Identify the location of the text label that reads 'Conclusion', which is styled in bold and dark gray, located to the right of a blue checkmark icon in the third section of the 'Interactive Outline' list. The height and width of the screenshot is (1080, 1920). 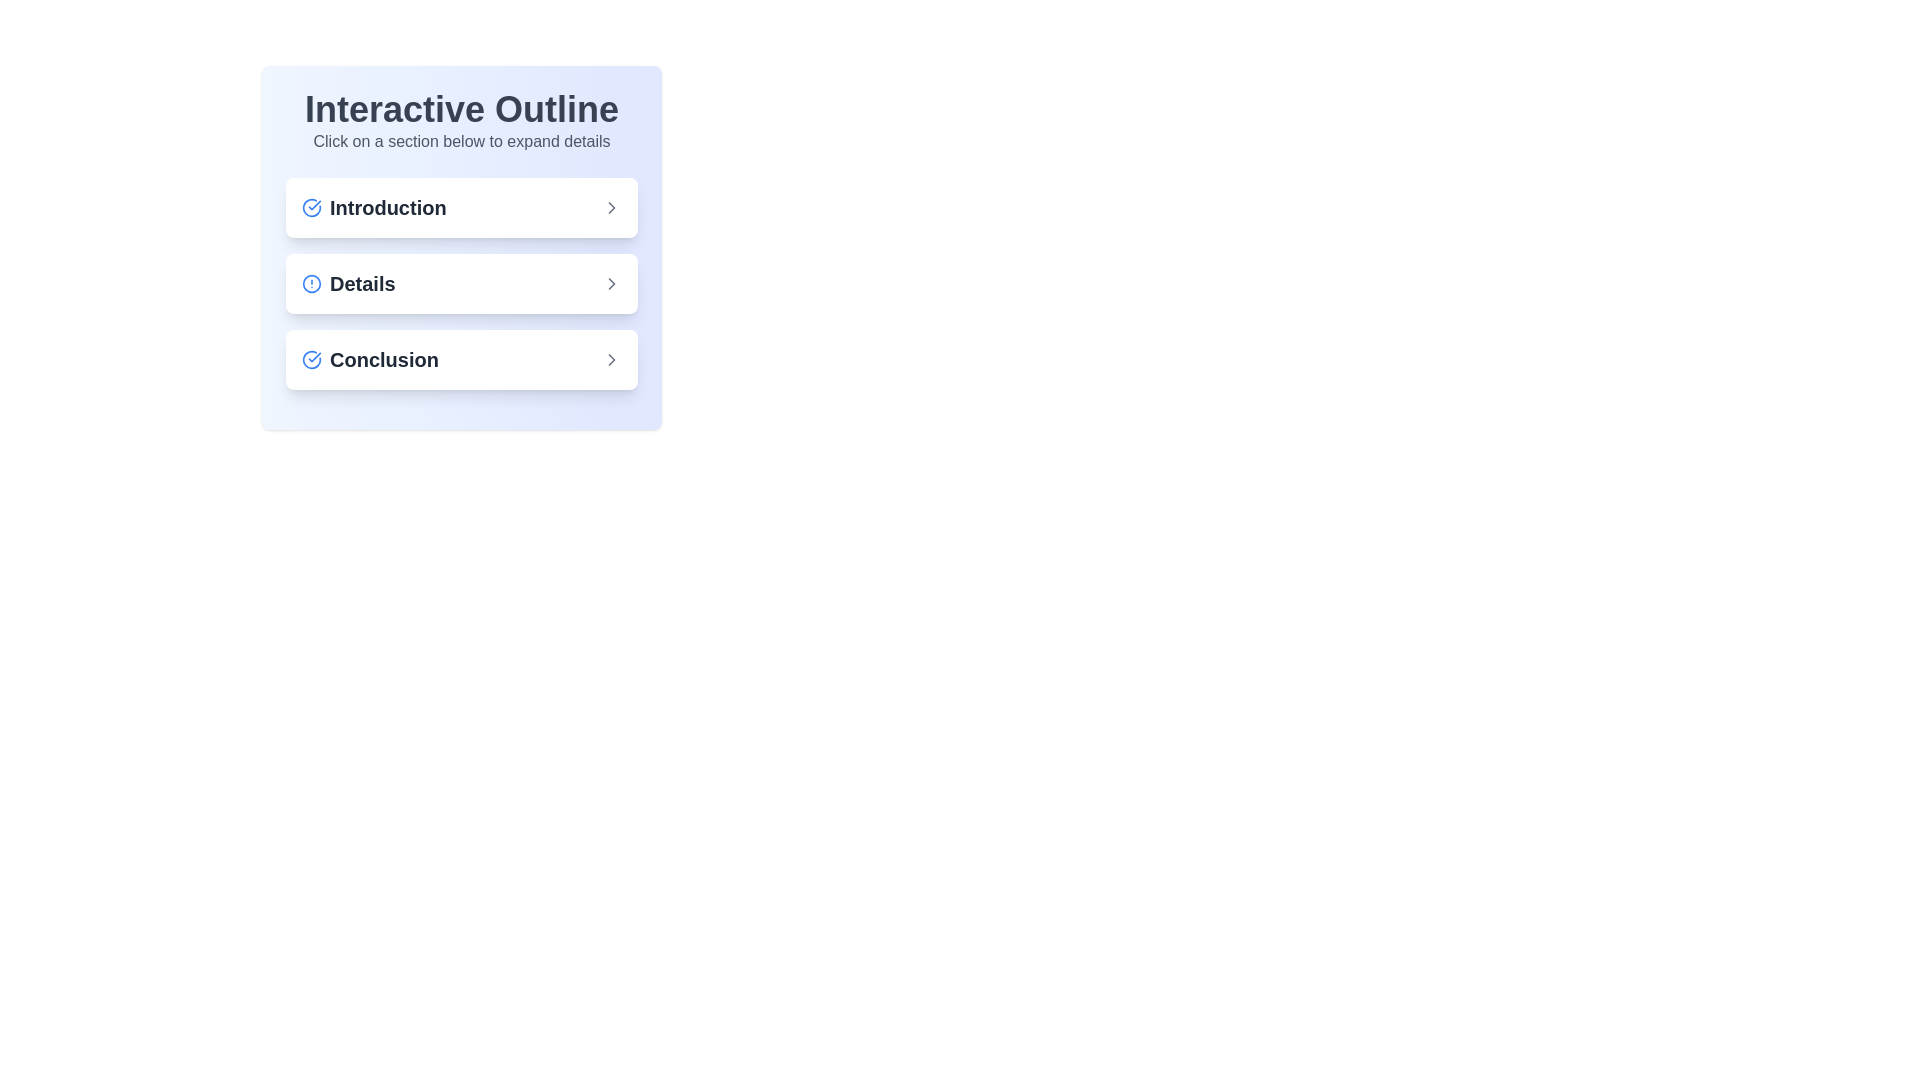
(384, 358).